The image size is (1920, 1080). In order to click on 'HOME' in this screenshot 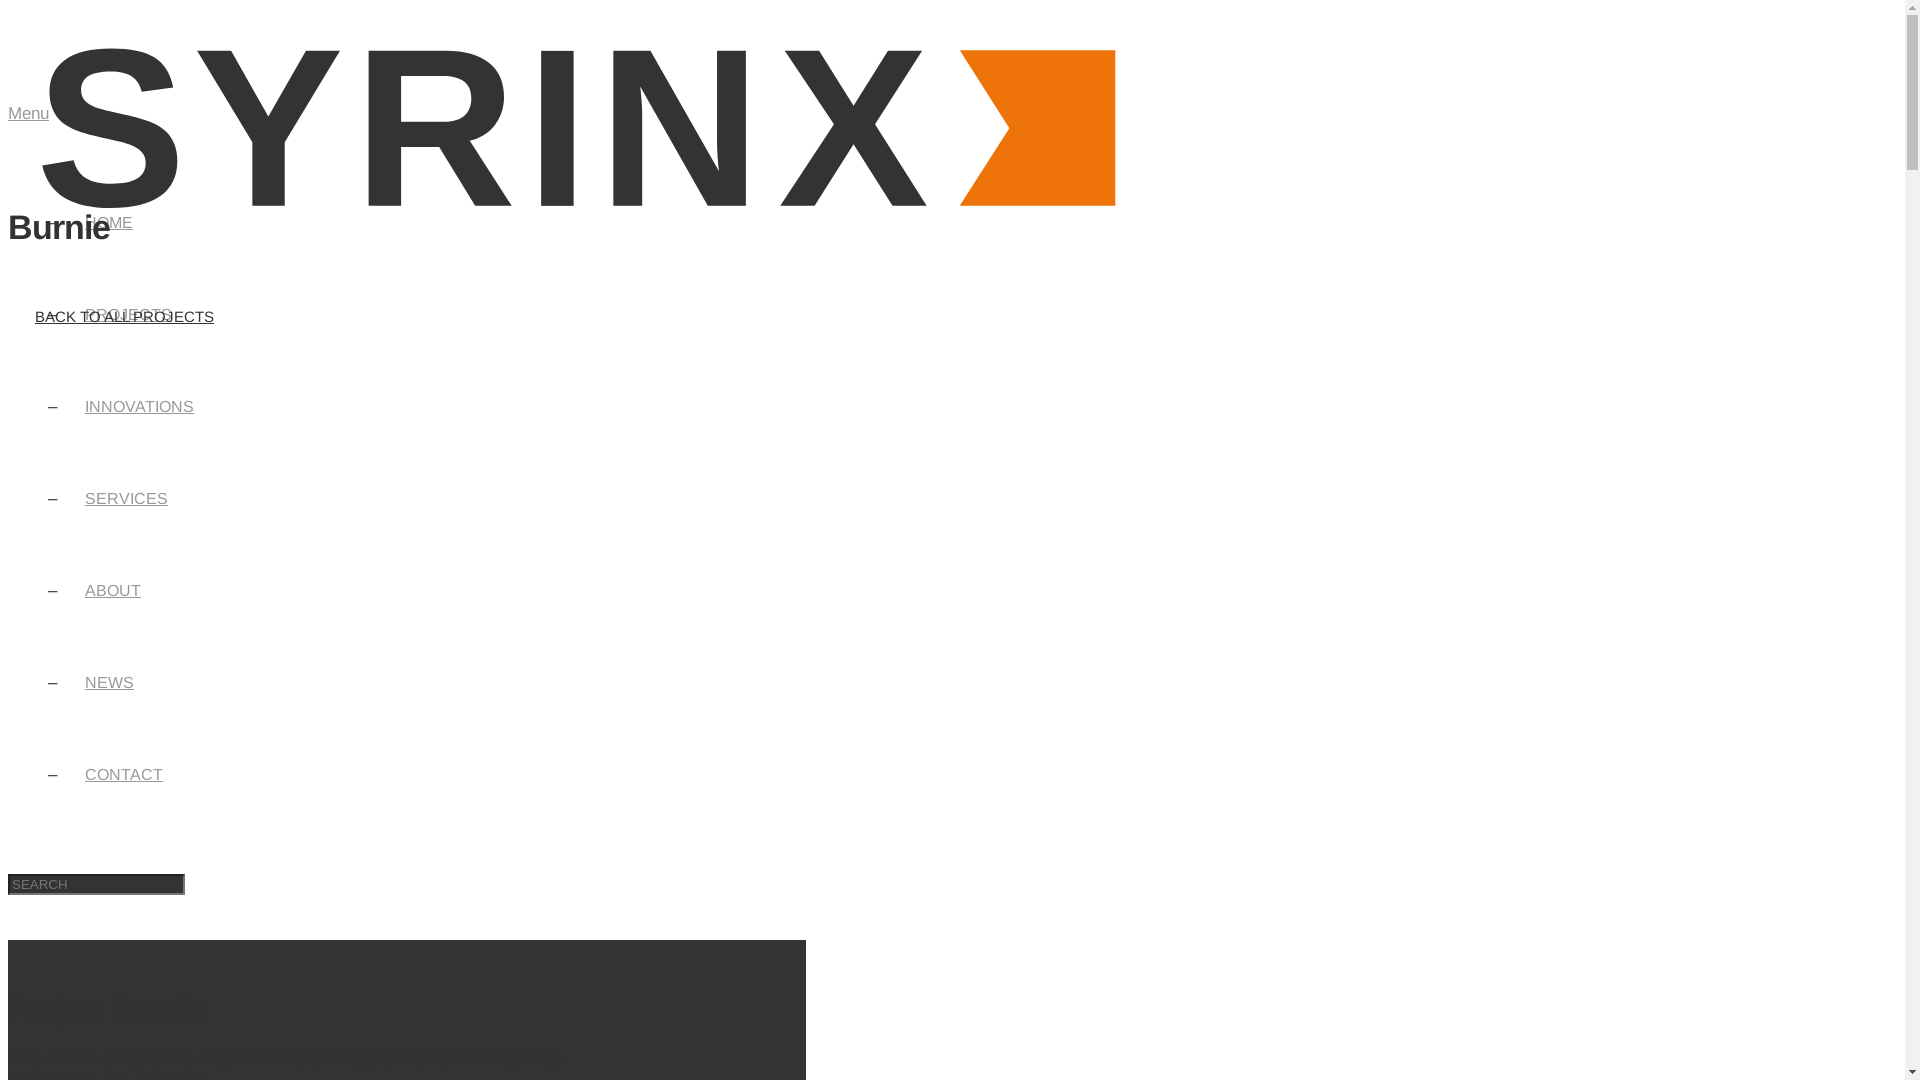, I will do `click(108, 222)`.